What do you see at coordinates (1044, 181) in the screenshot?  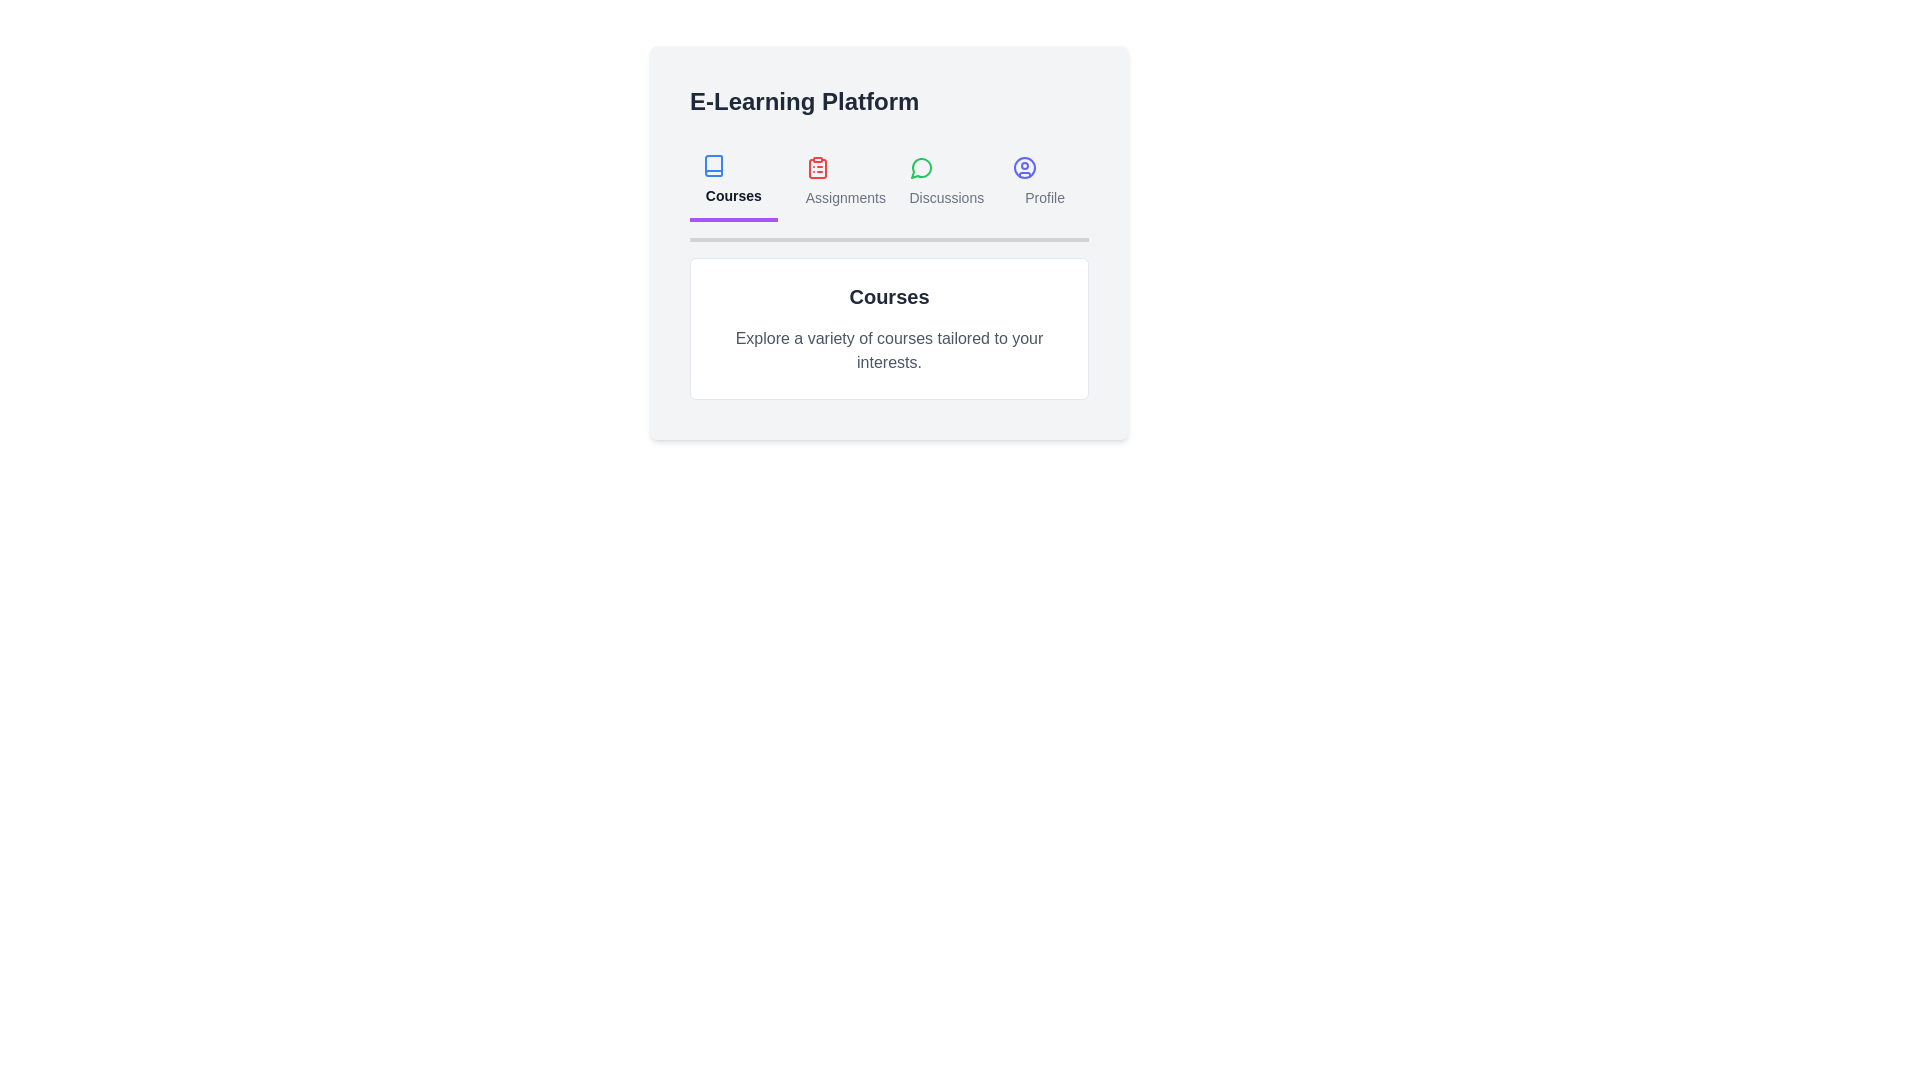 I see `the Profile tab to view its content` at bounding box center [1044, 181].